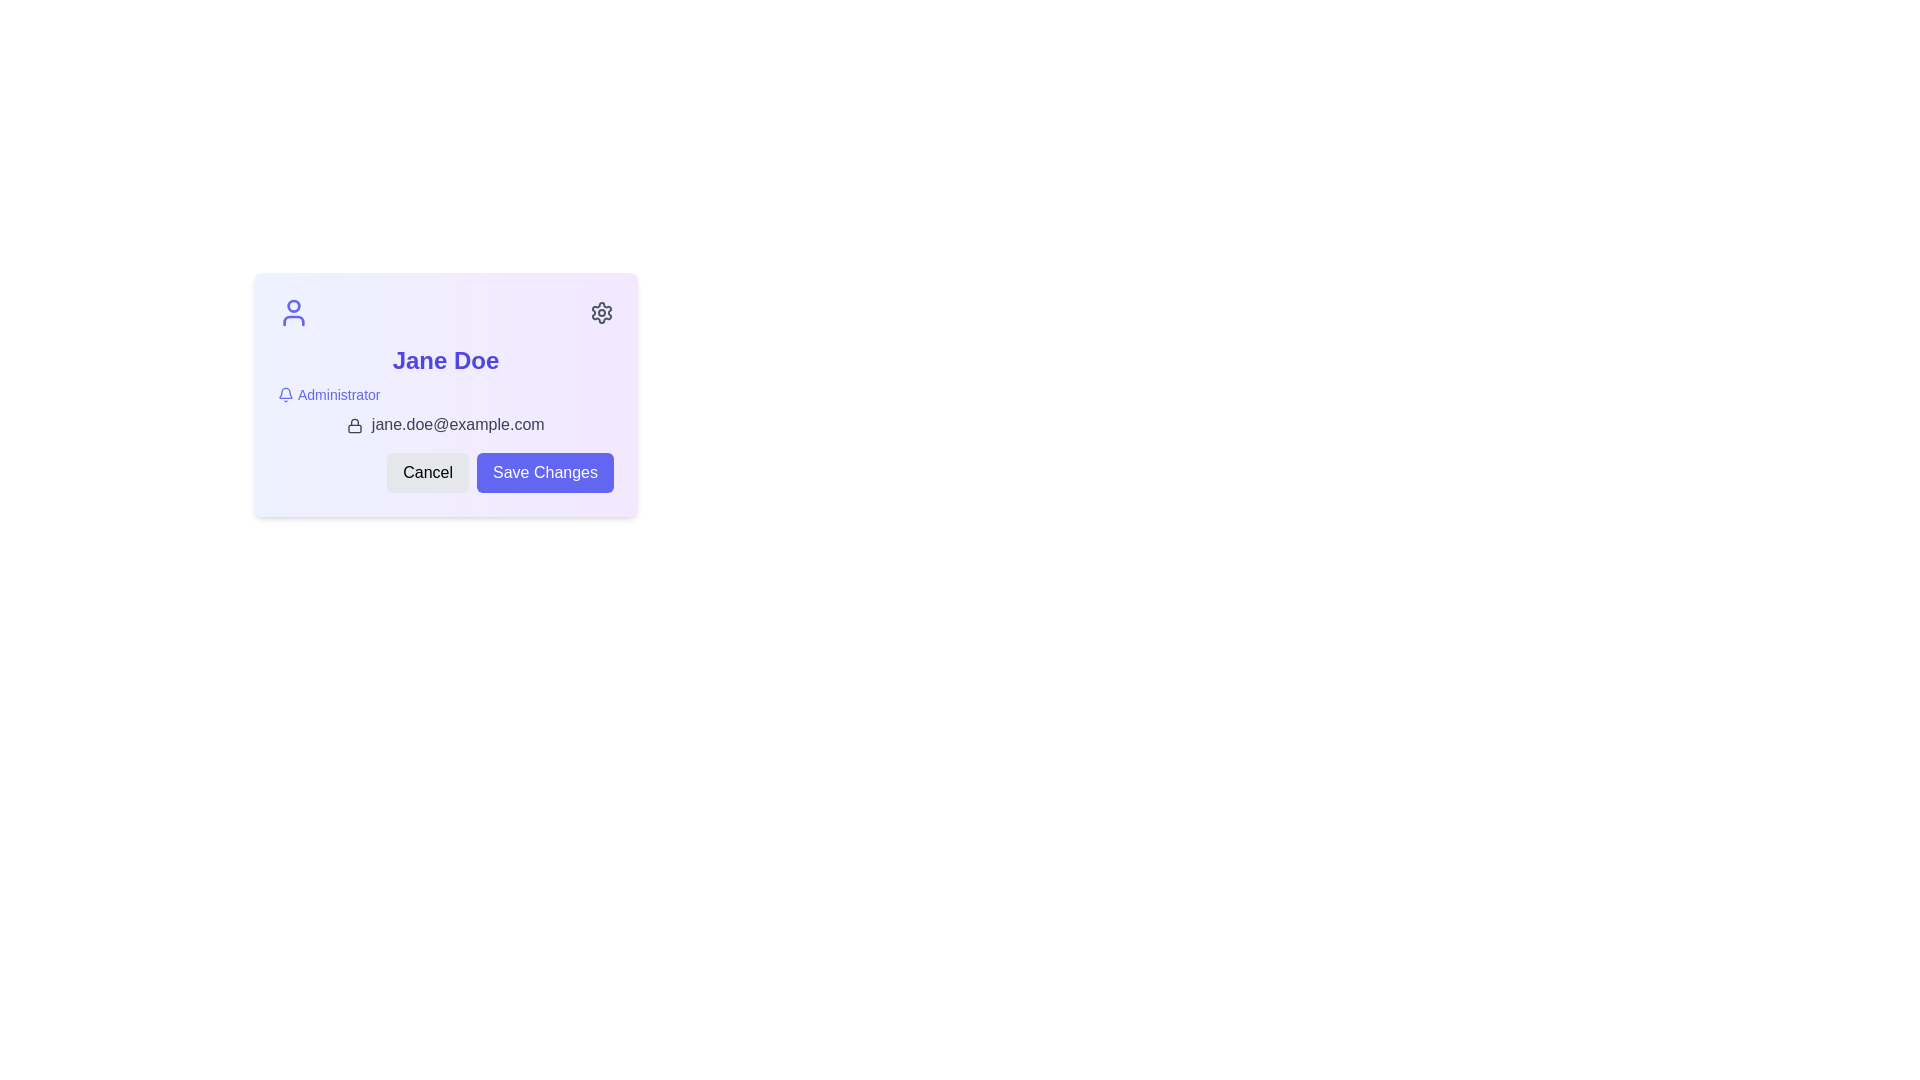  Describe the element at coordinates (445, 423) in the screenshot. I see `the static text element displaying the email address 'jane.doe@example.com' with a lock icon prefix, located at the bottom of the user profile card` at that location.